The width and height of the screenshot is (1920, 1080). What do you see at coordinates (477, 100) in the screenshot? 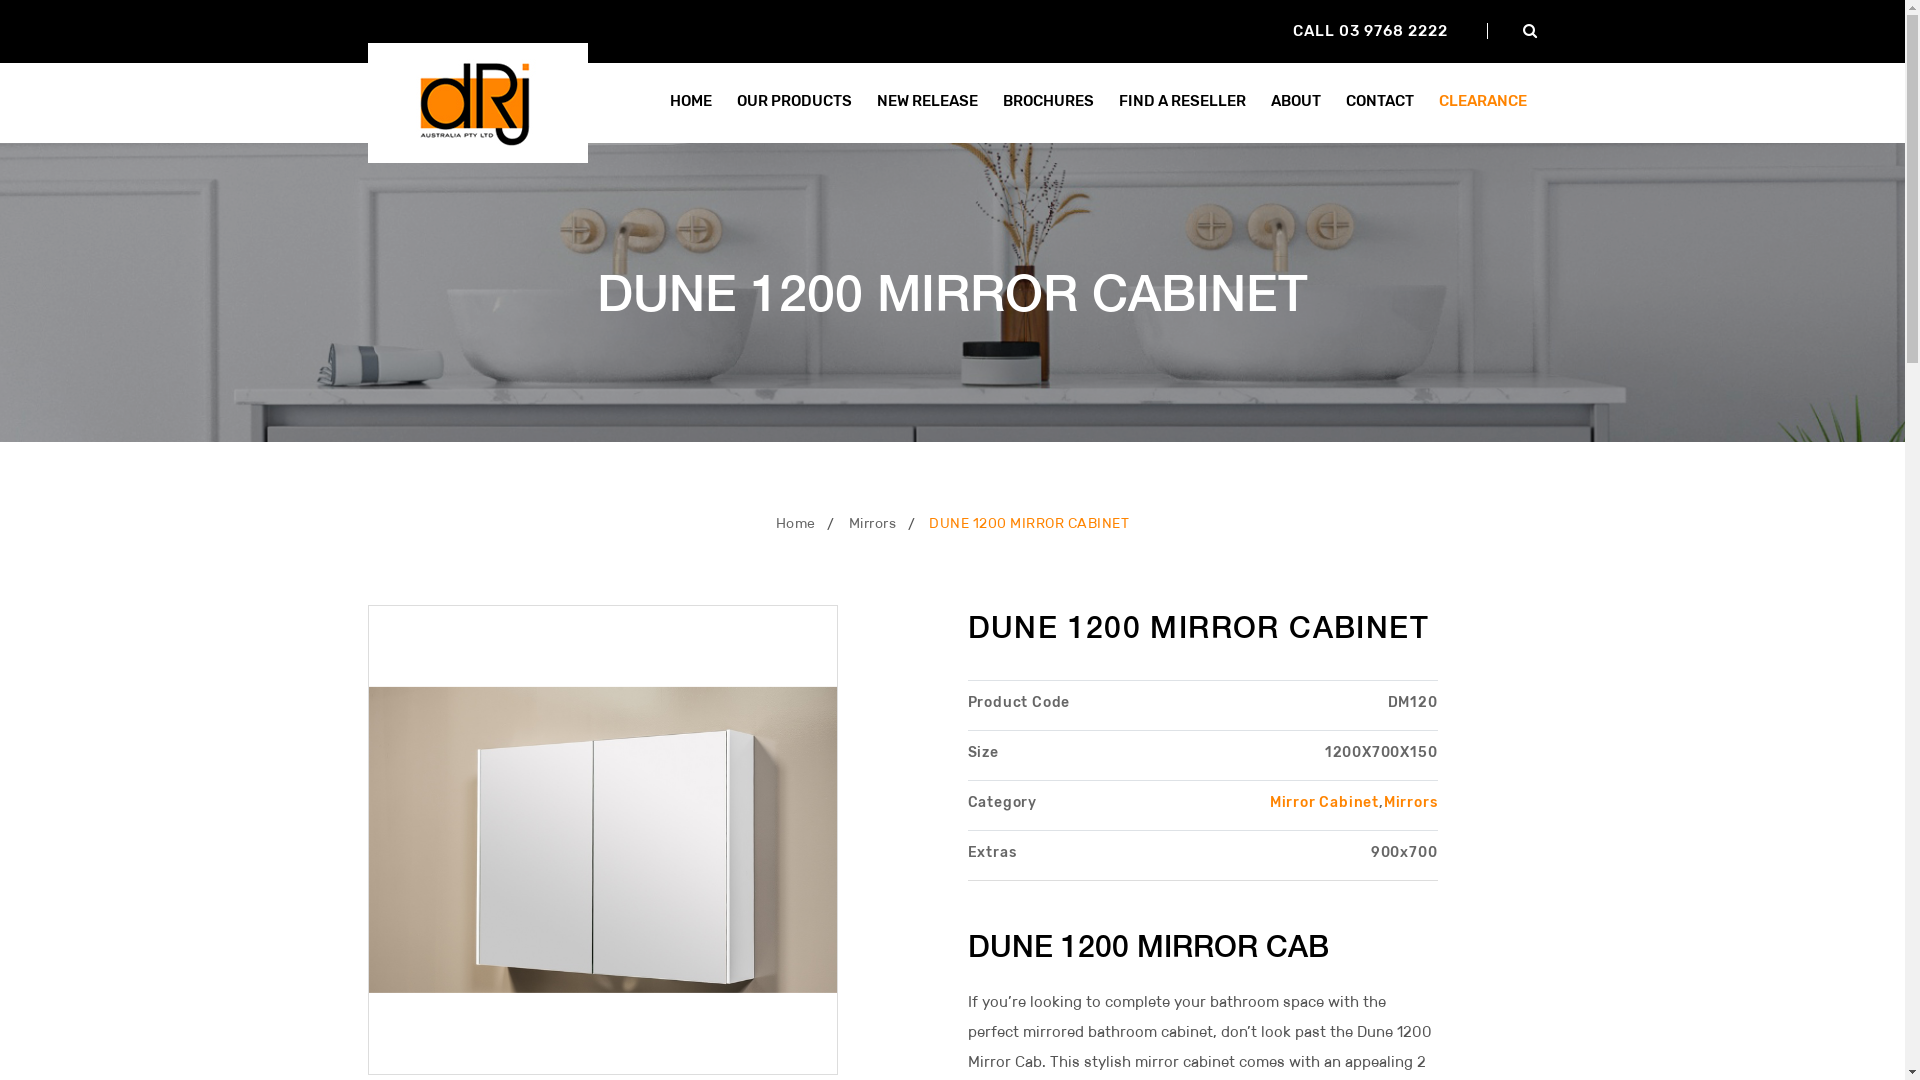
I see `'DRJ Australia Pty Ltd'` at bounding box center [477, 100].